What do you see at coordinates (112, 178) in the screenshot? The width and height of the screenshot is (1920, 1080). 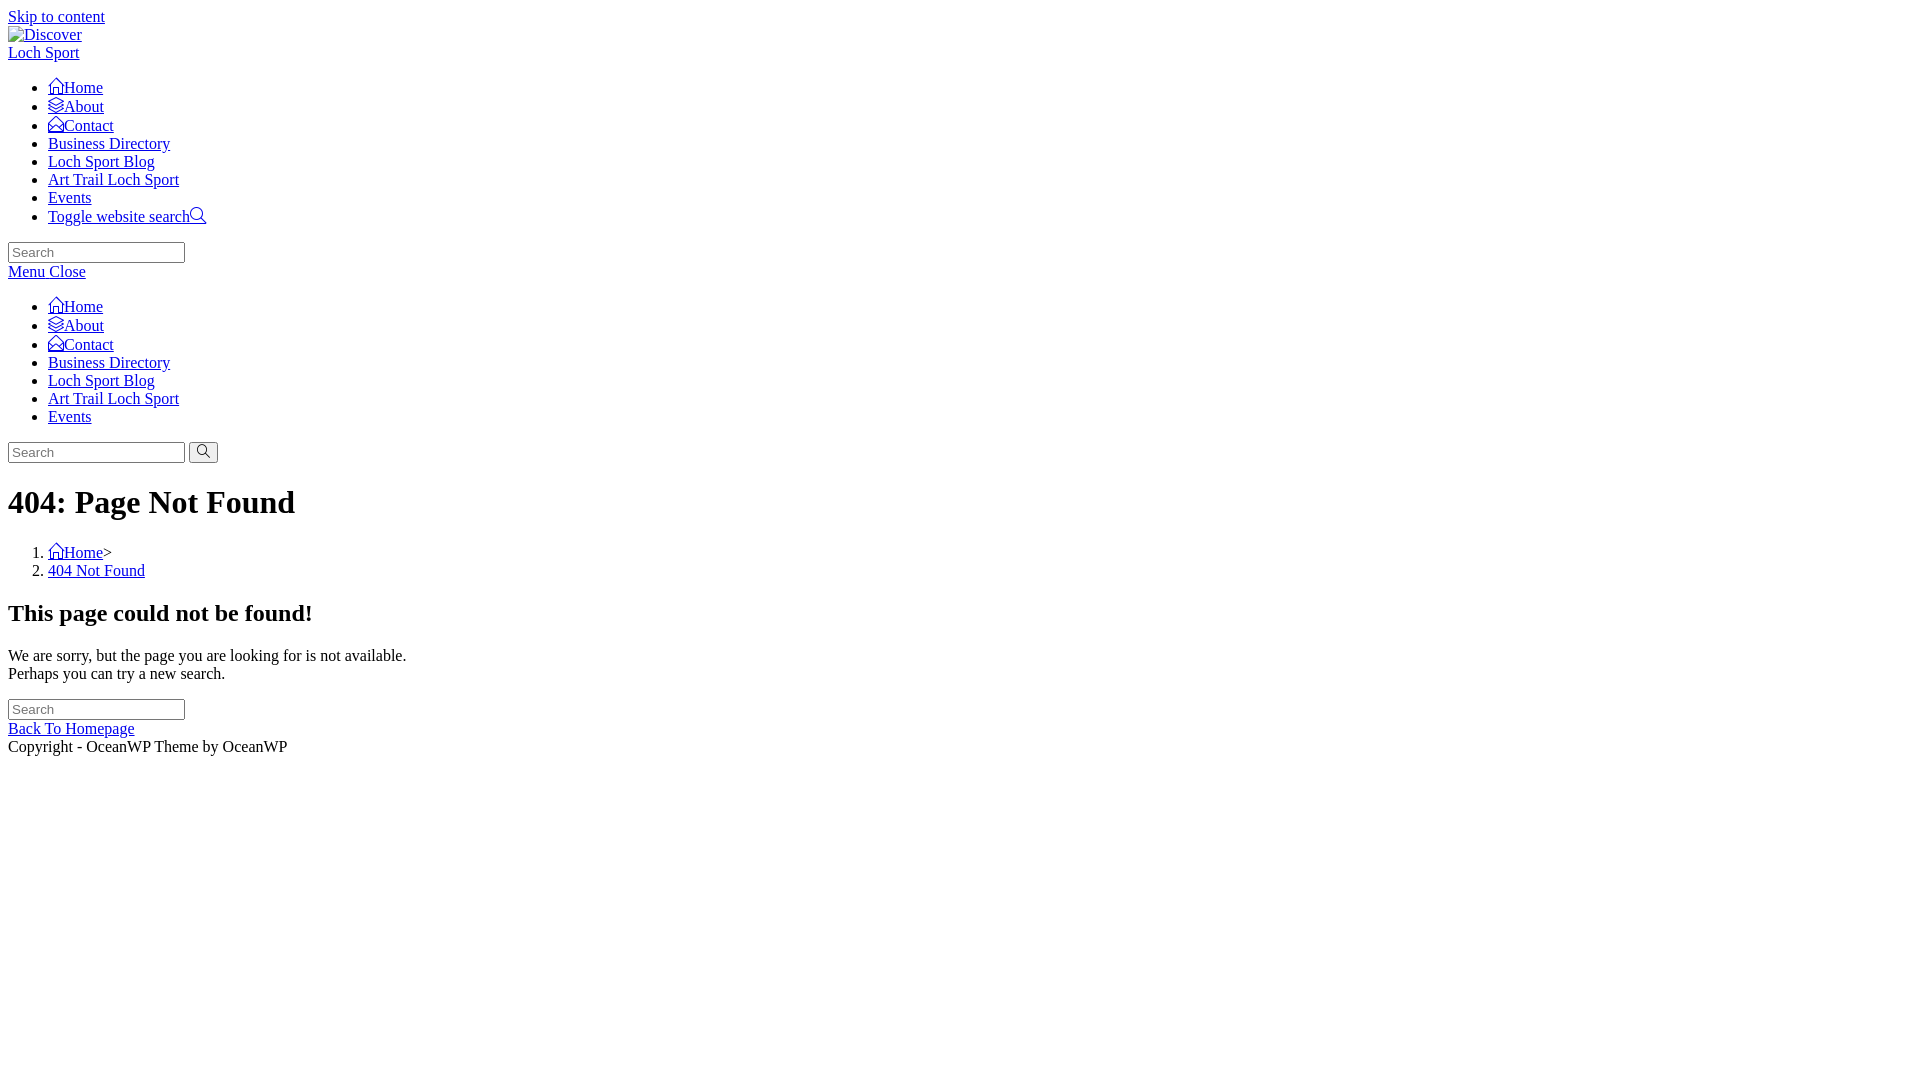 I see `'Art Trail Loch Sport'` at bounding box center [112, 178].